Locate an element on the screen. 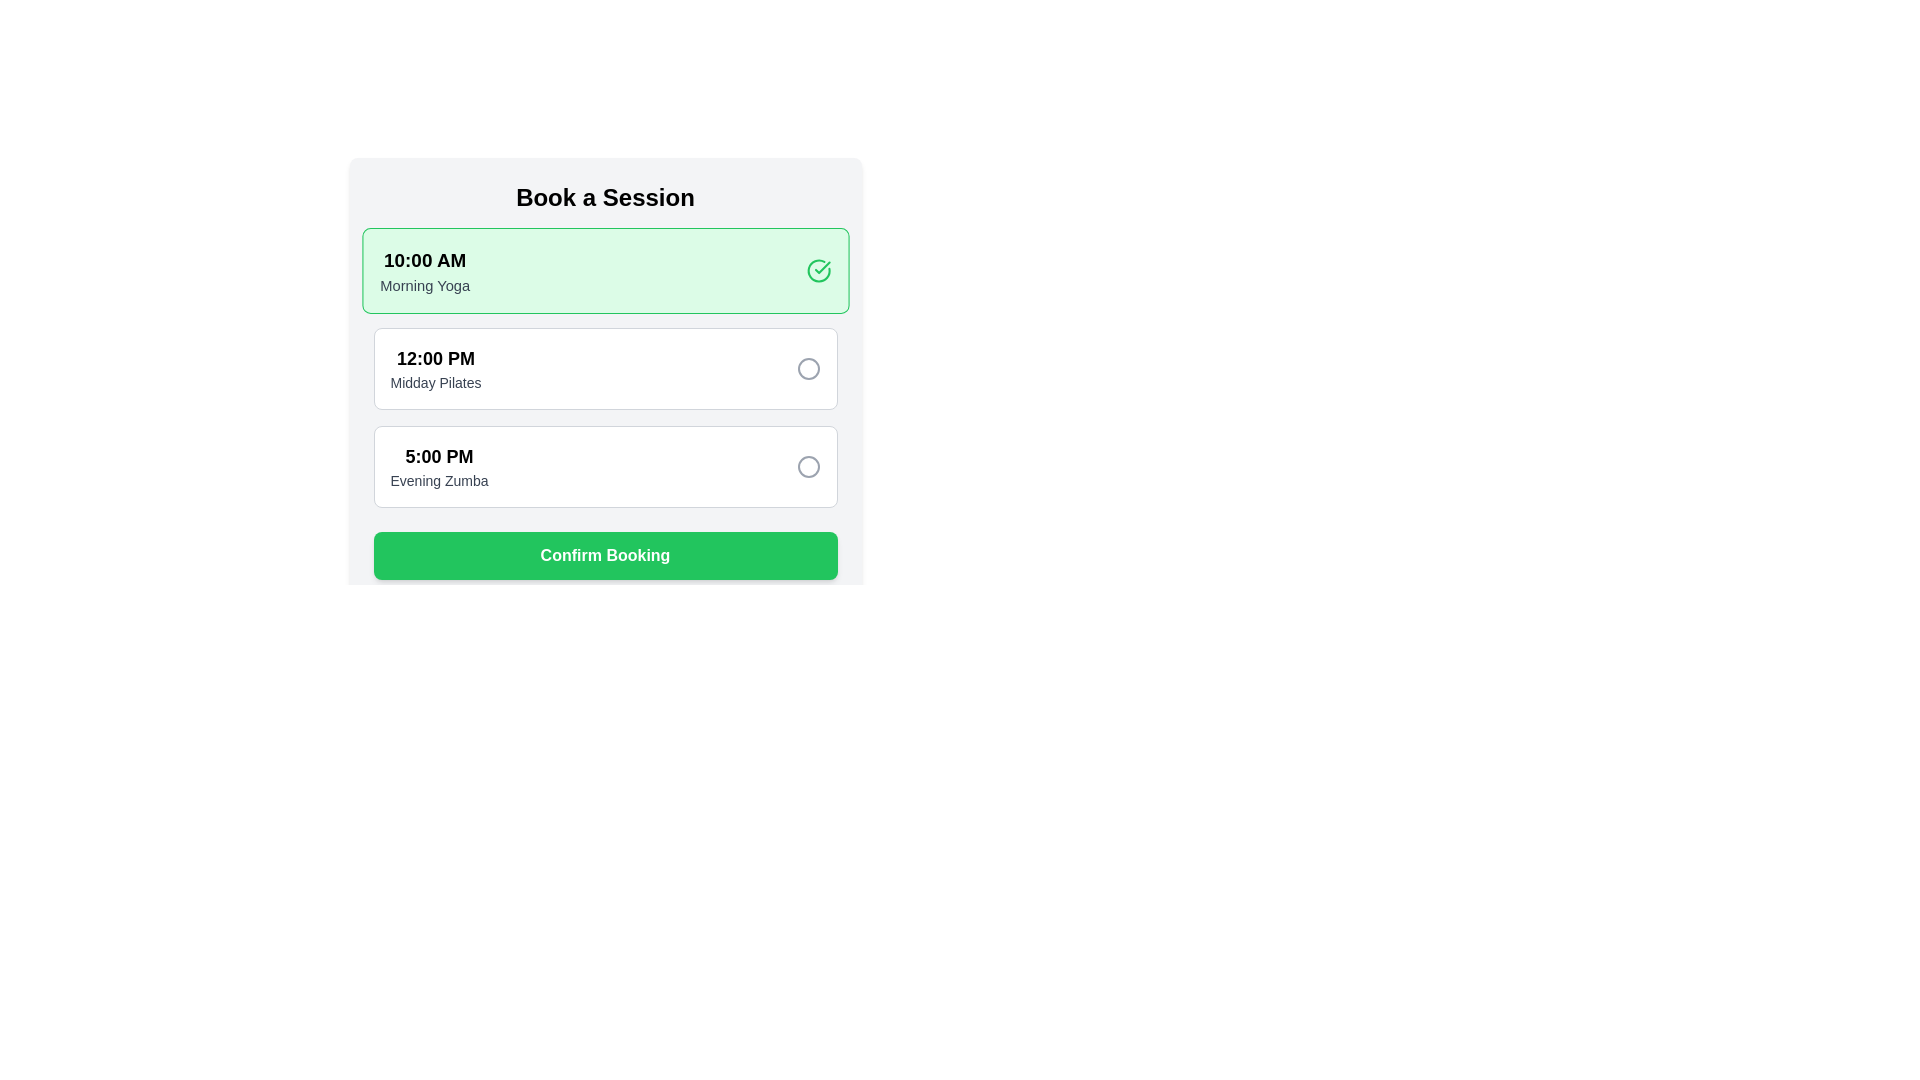 The height and width of the screenshot is (1080, 1920). the 'Midday Pilates' session option at '12:00 PM' in the selectable list is located at coordinates (604, 381).